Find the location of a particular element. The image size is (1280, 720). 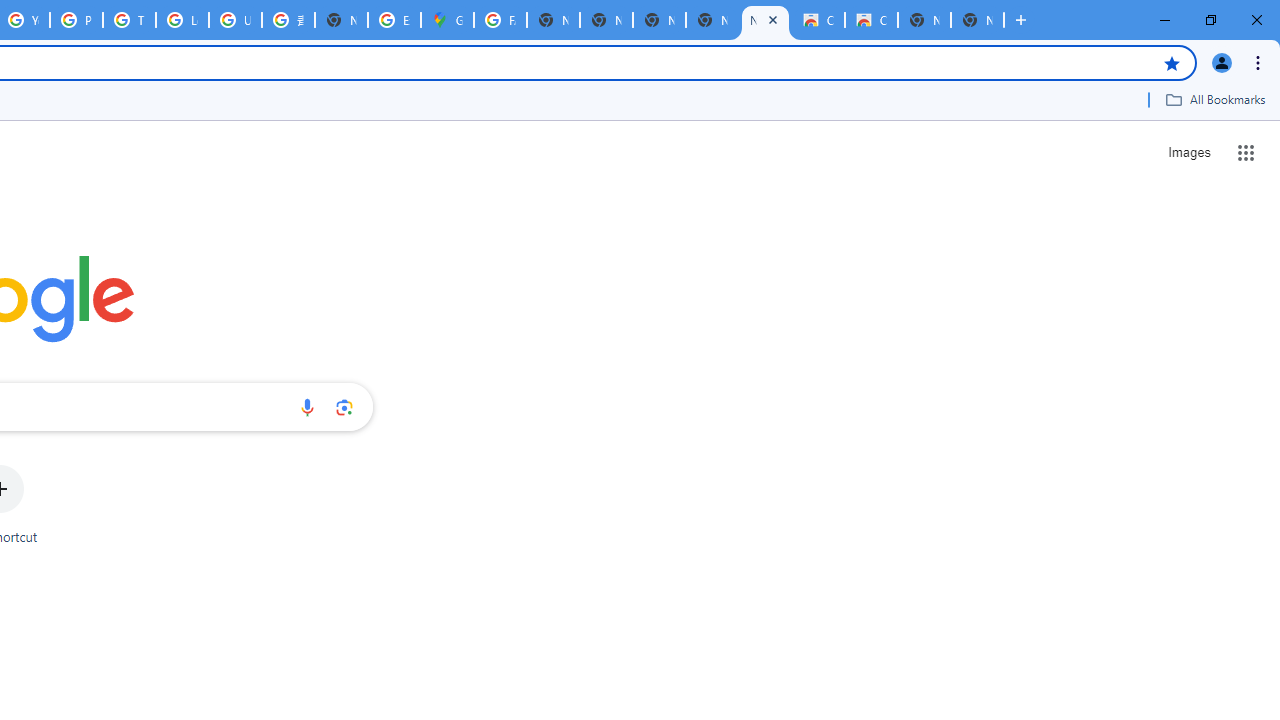

'New Tab' is located at coordinates (977, 20).